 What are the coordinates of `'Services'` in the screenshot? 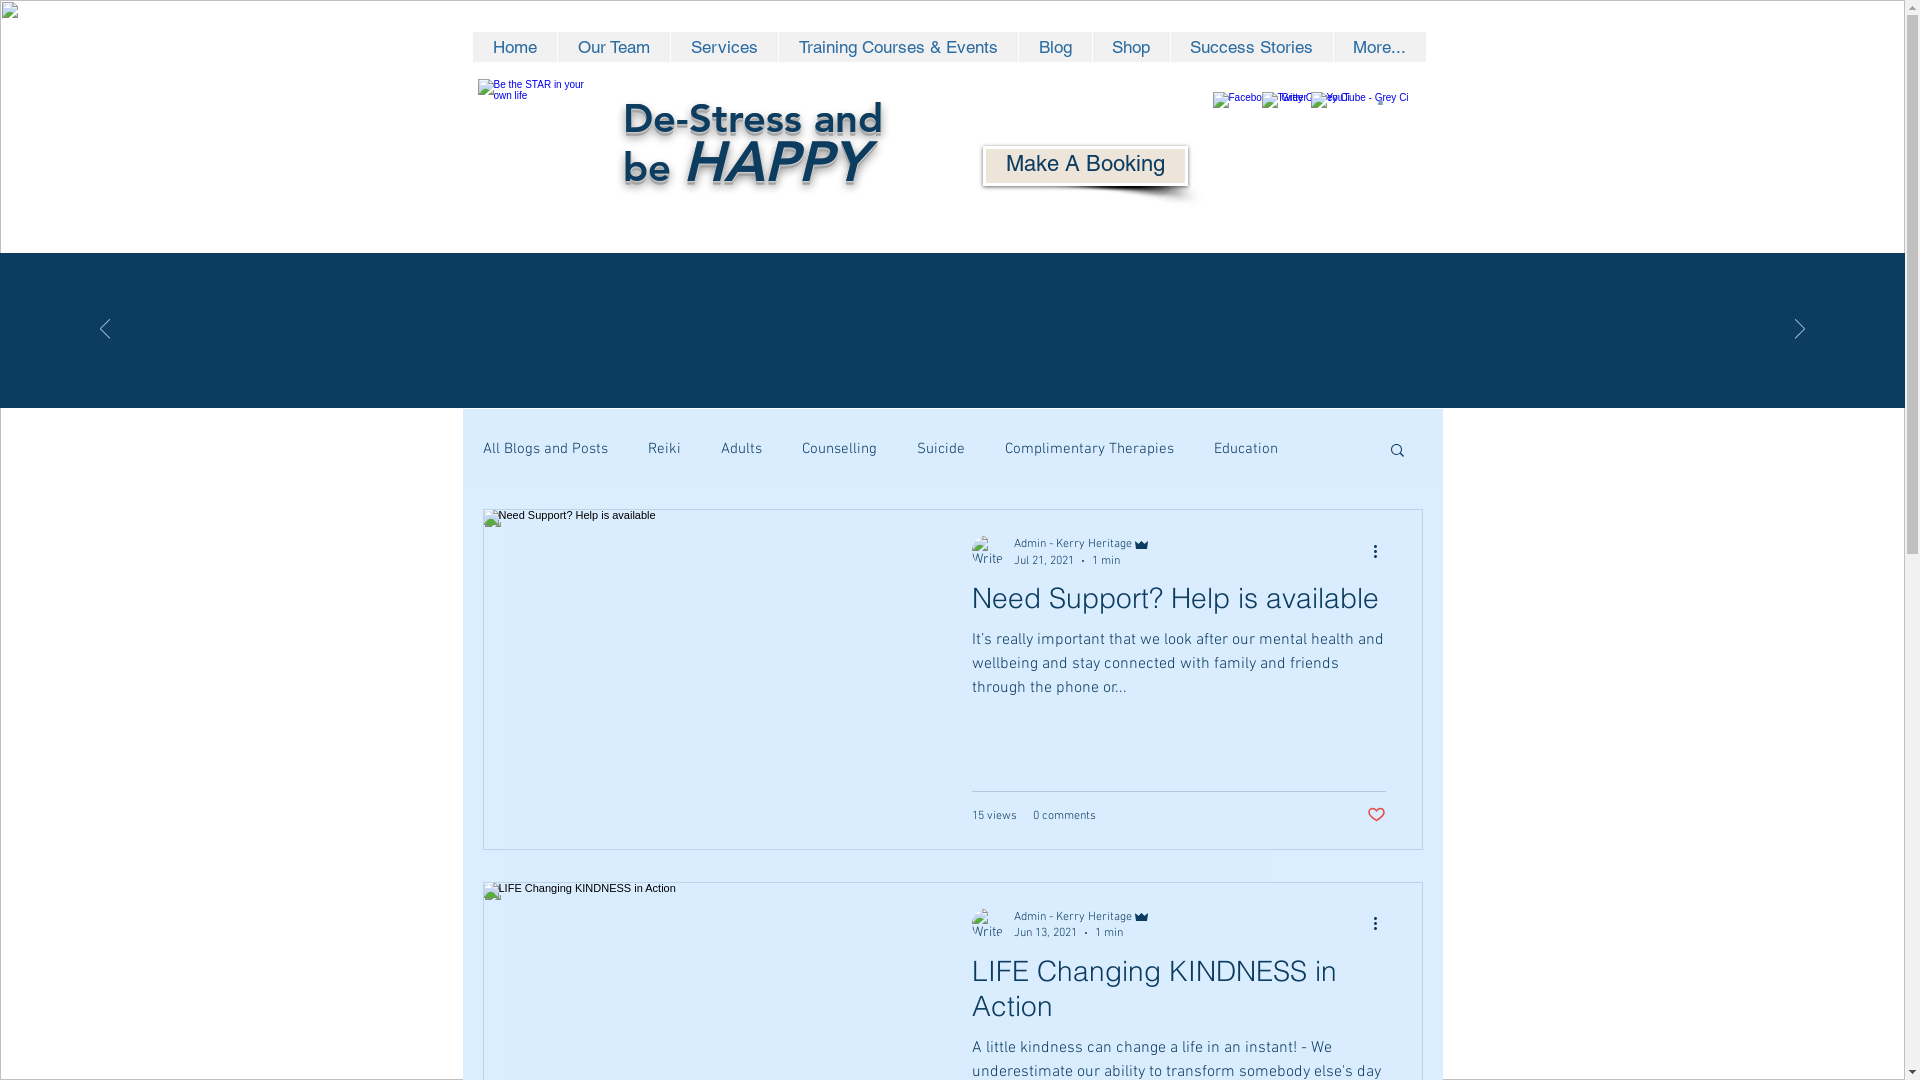 It's located at (723, 45).